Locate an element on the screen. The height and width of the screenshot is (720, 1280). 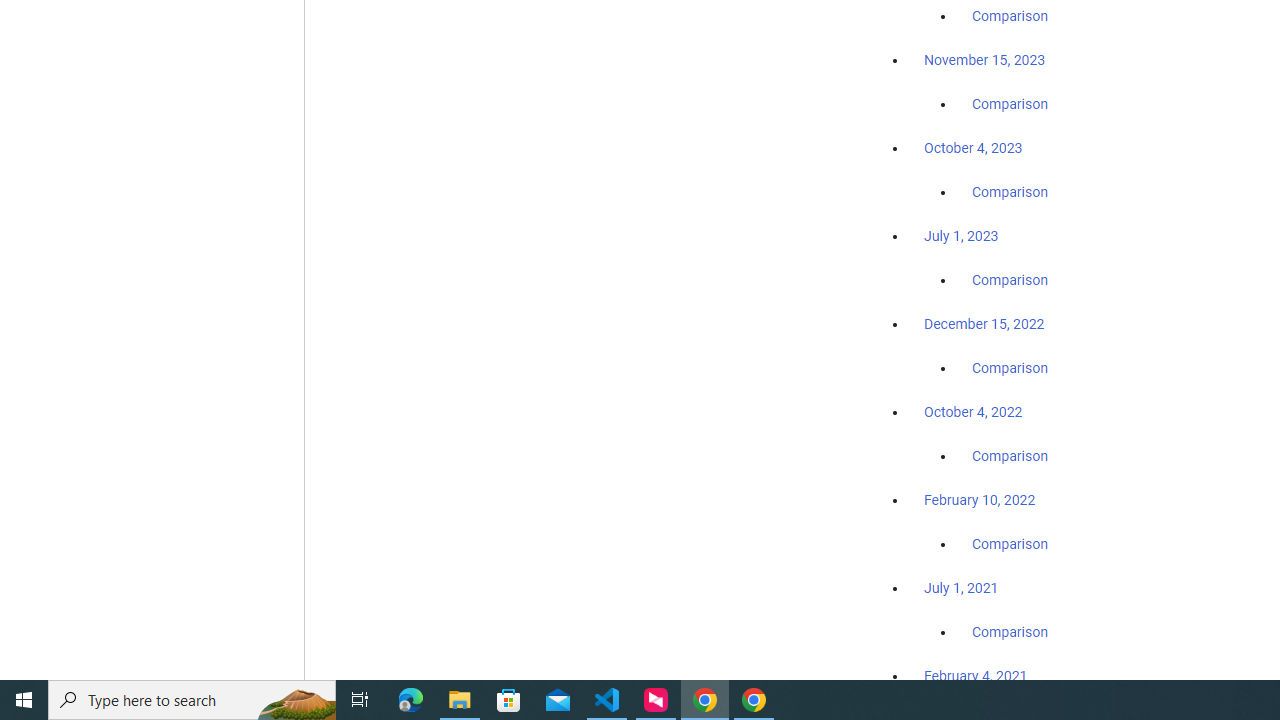
'October 4, 2023' is located at coordinates (973, 147).